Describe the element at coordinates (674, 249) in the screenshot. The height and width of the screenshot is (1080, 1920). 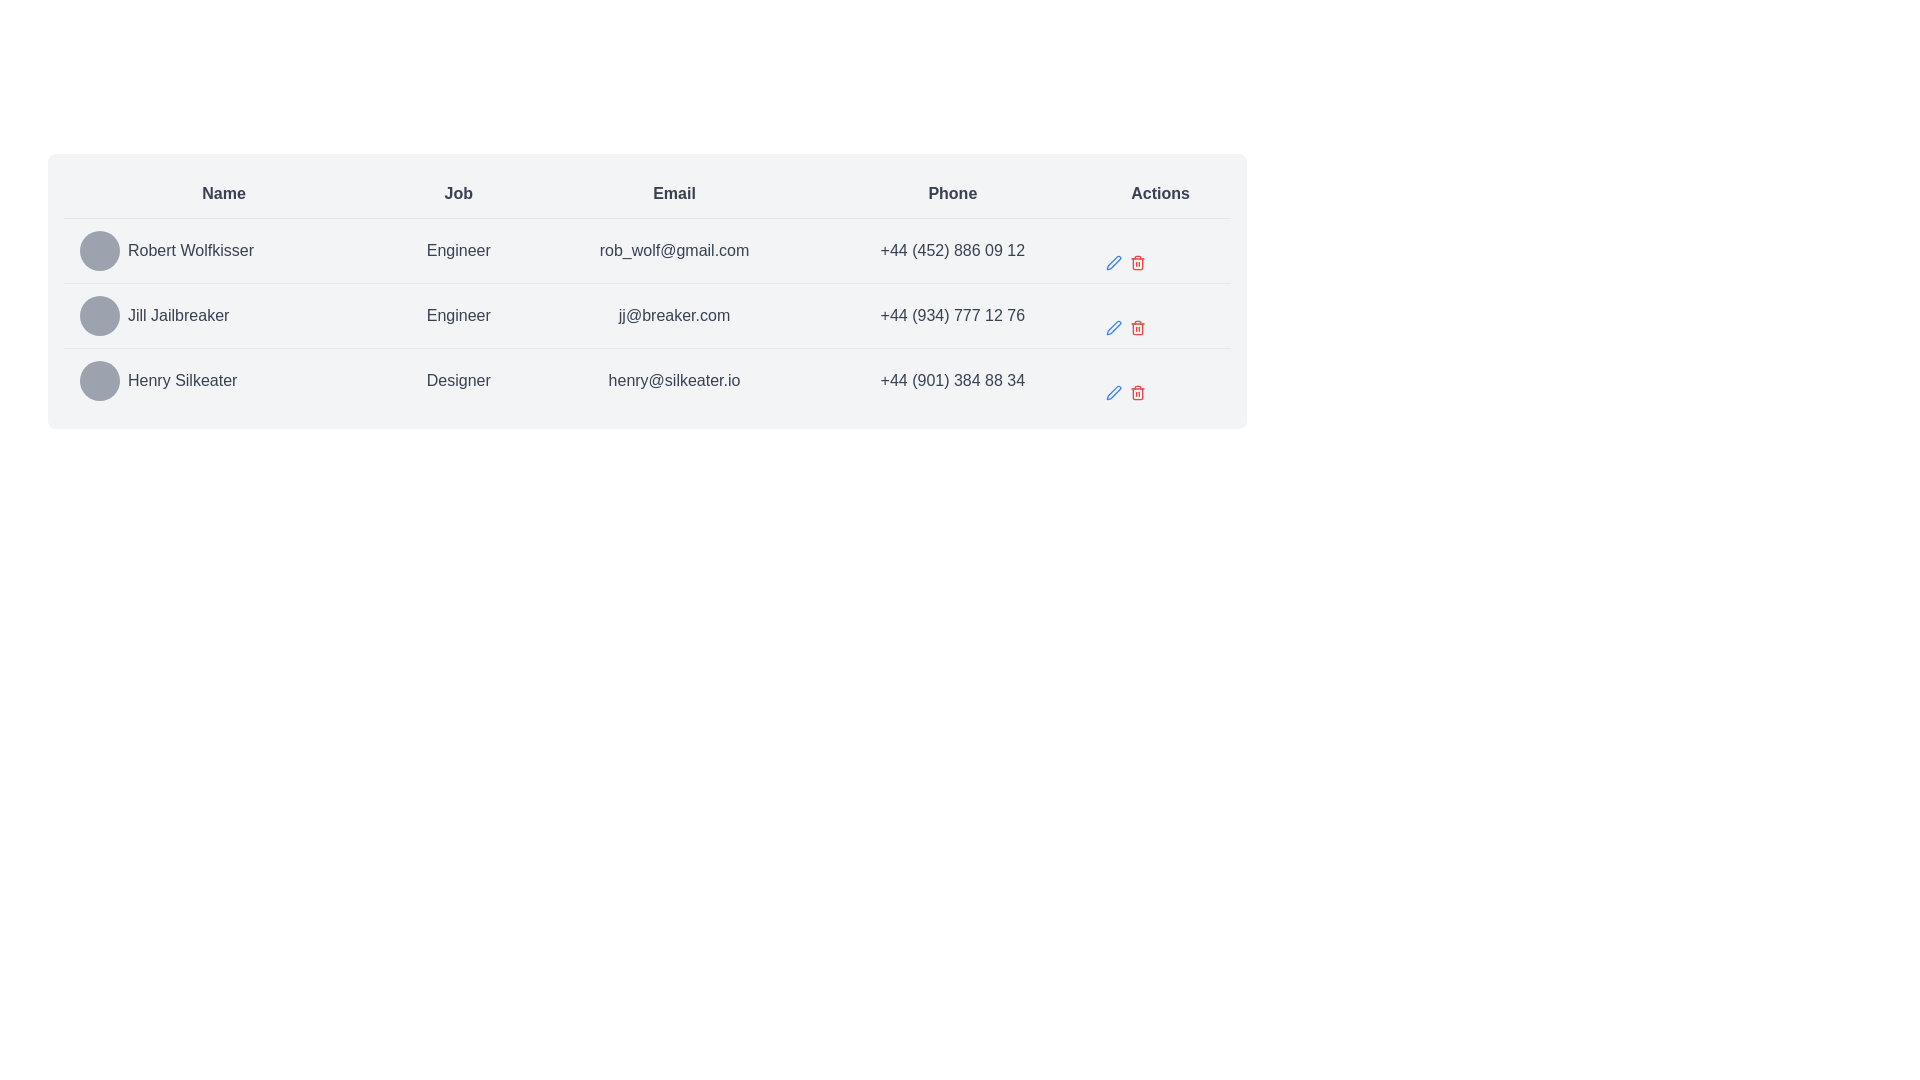
I see `the text label displaying 'rob_wolf@gmail.com' located in the 'Email' column of the first data row, which is centered within its cell` at that location.